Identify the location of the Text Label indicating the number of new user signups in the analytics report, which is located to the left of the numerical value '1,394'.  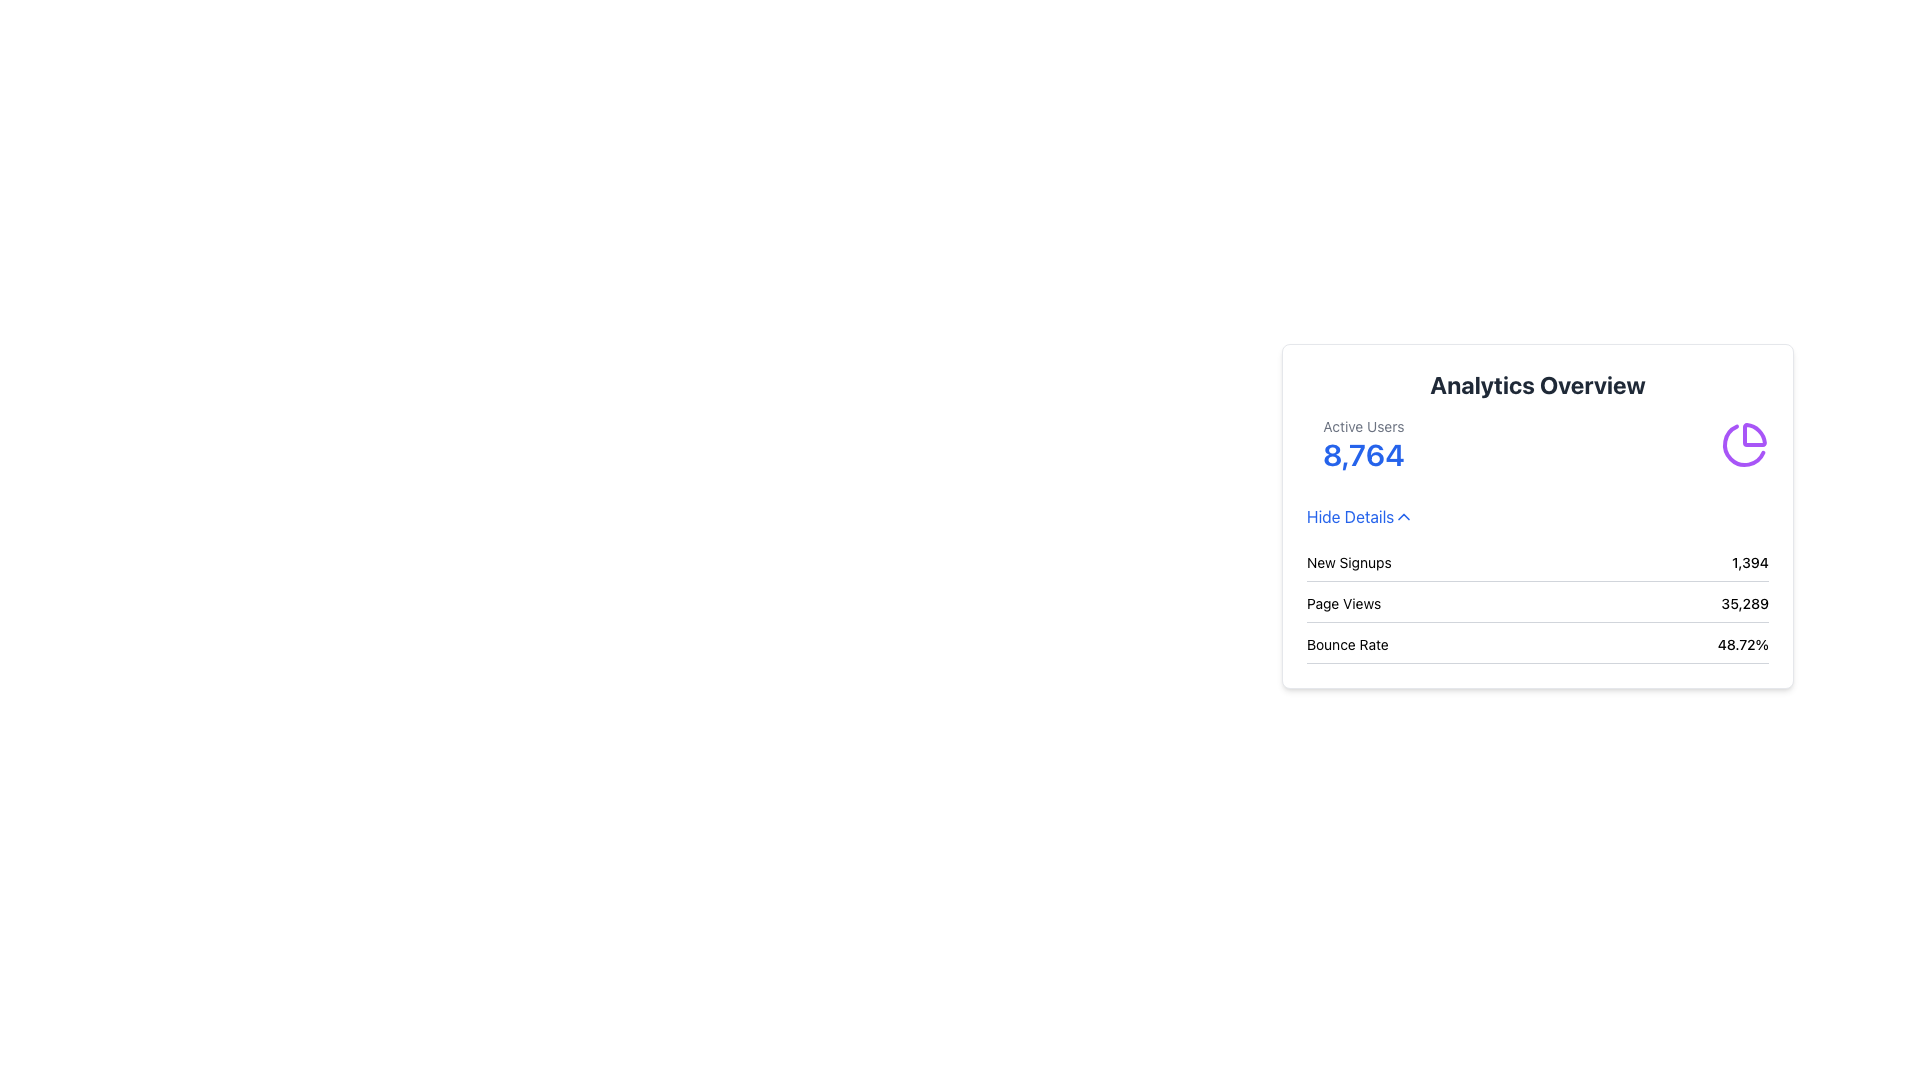
(1349, 563).